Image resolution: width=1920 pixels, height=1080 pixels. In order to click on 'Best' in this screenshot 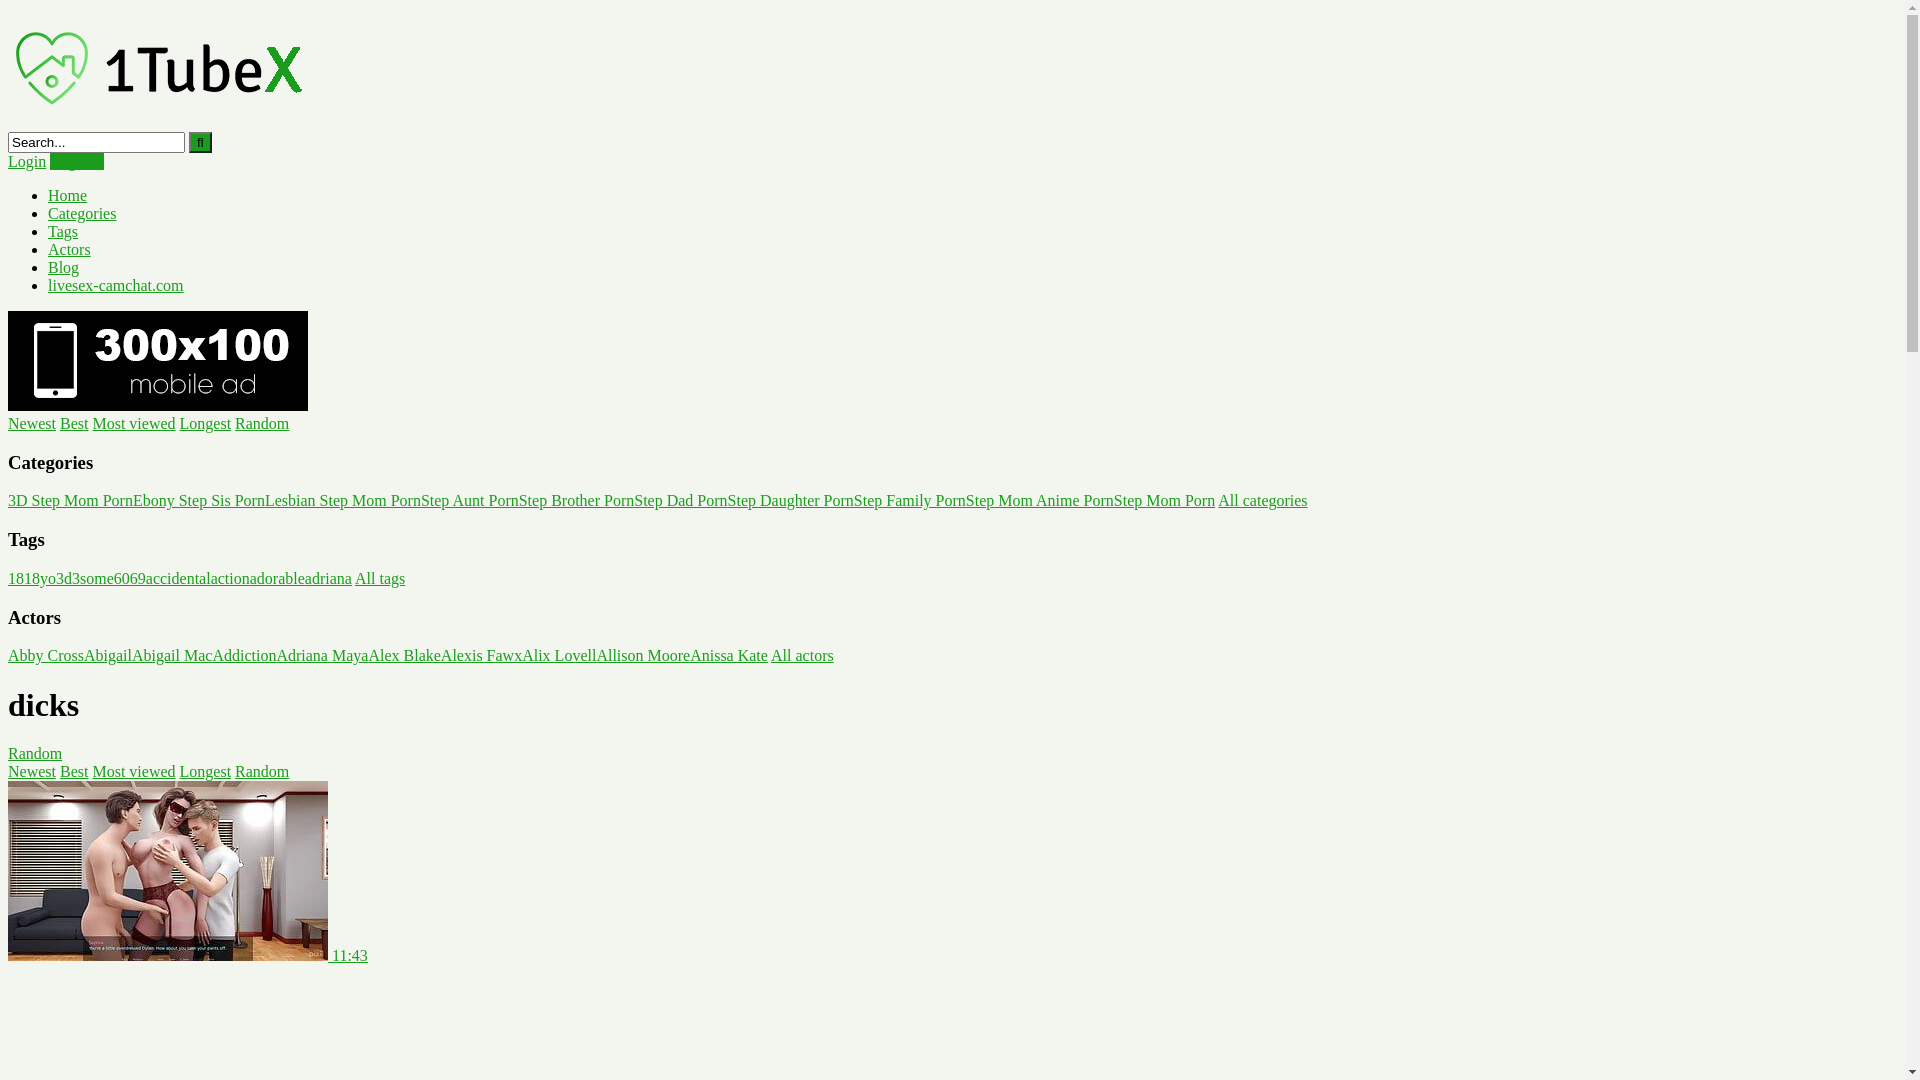, I will do `click(73, 770)`.